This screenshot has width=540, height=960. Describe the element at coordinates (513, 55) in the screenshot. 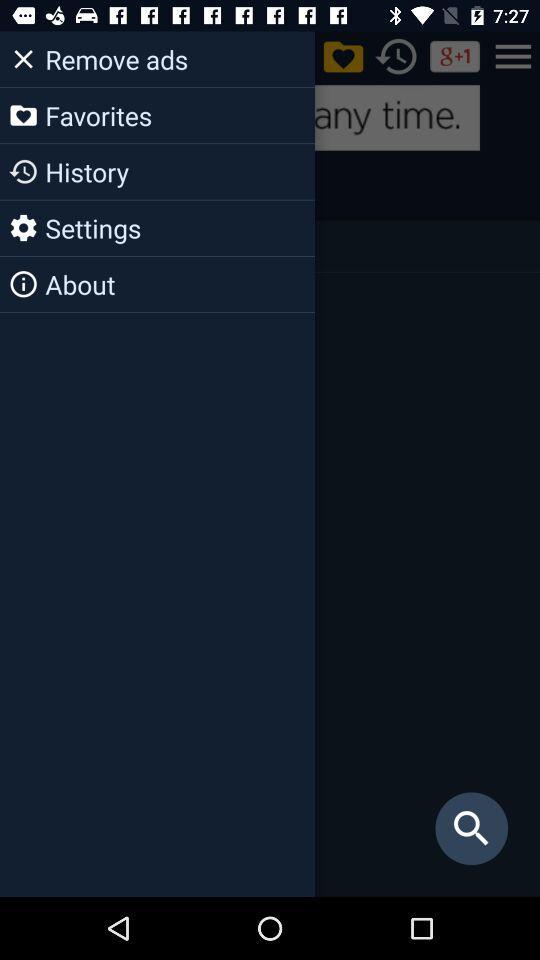

I see `the menu icon` at that location.